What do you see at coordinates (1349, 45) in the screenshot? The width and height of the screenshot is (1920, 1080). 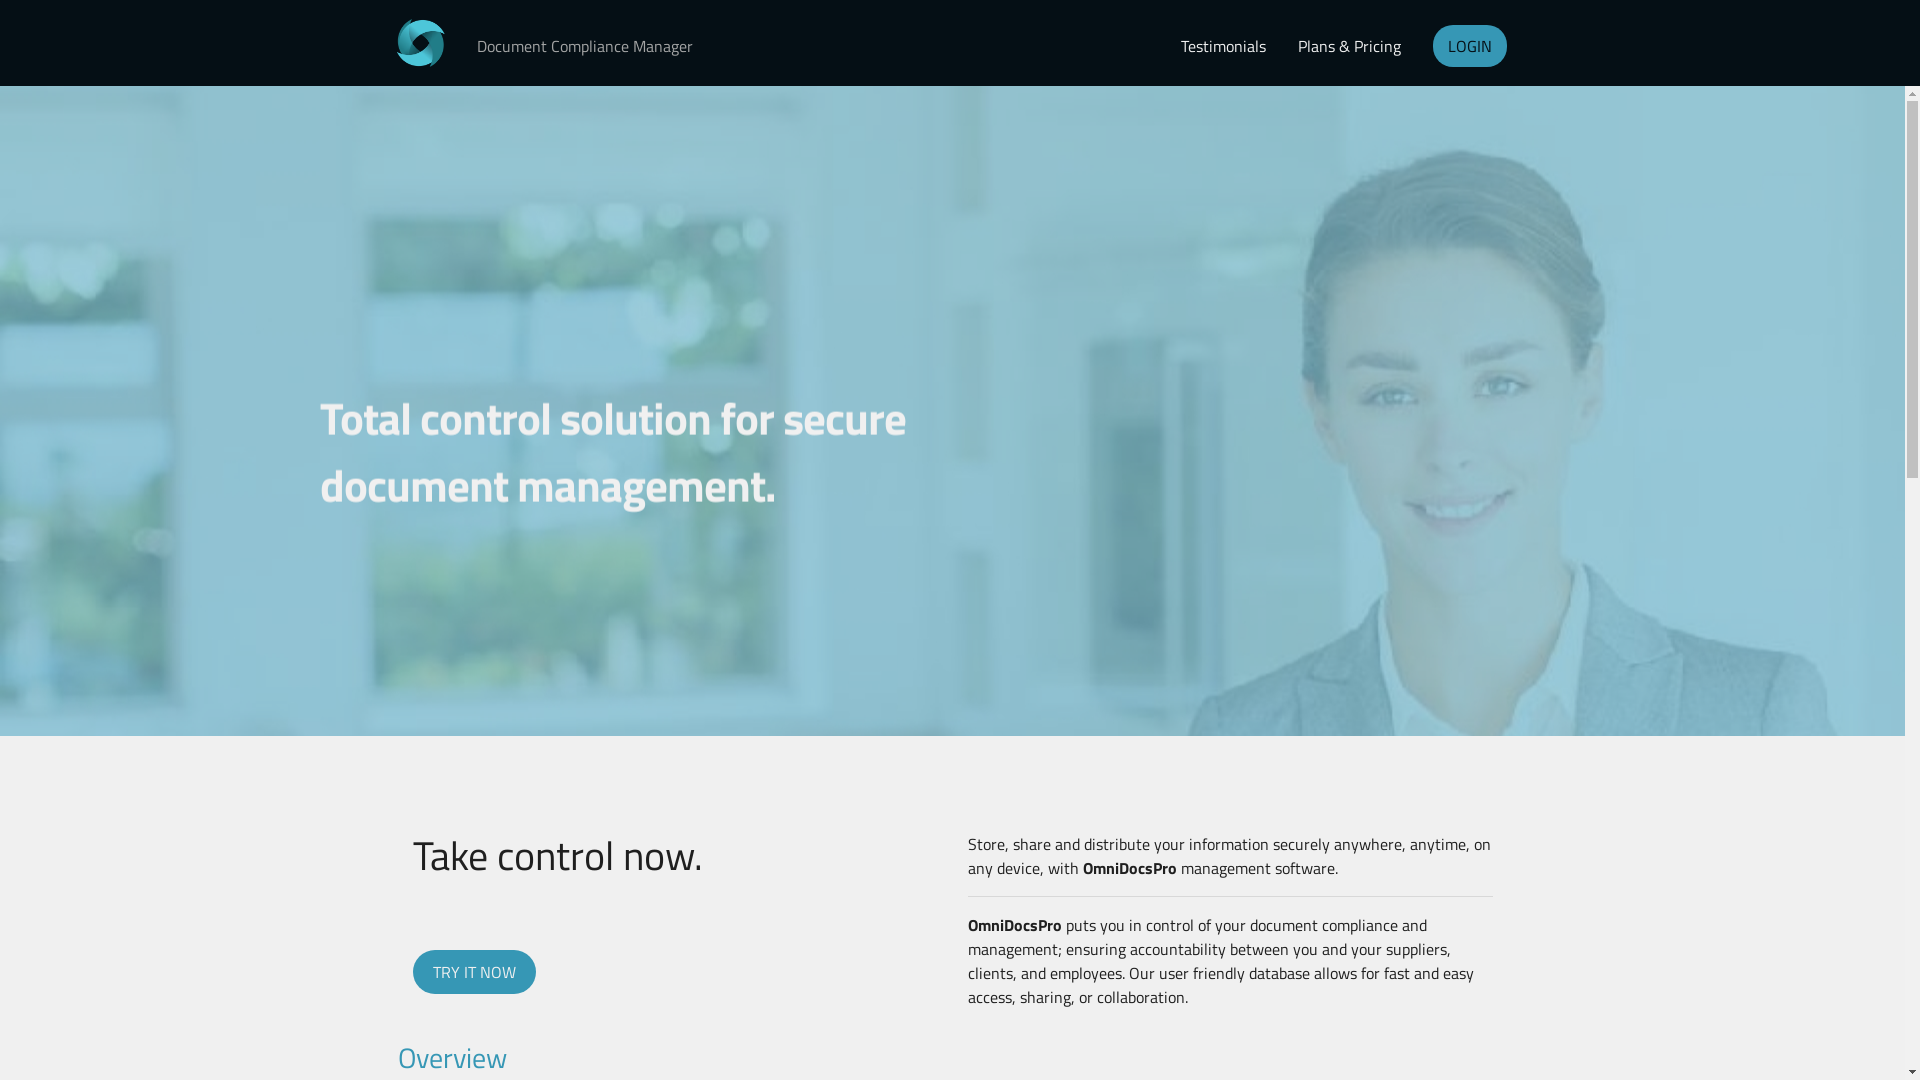 I see `'Plans & Pricing'` at bounding box center [1349, 45].